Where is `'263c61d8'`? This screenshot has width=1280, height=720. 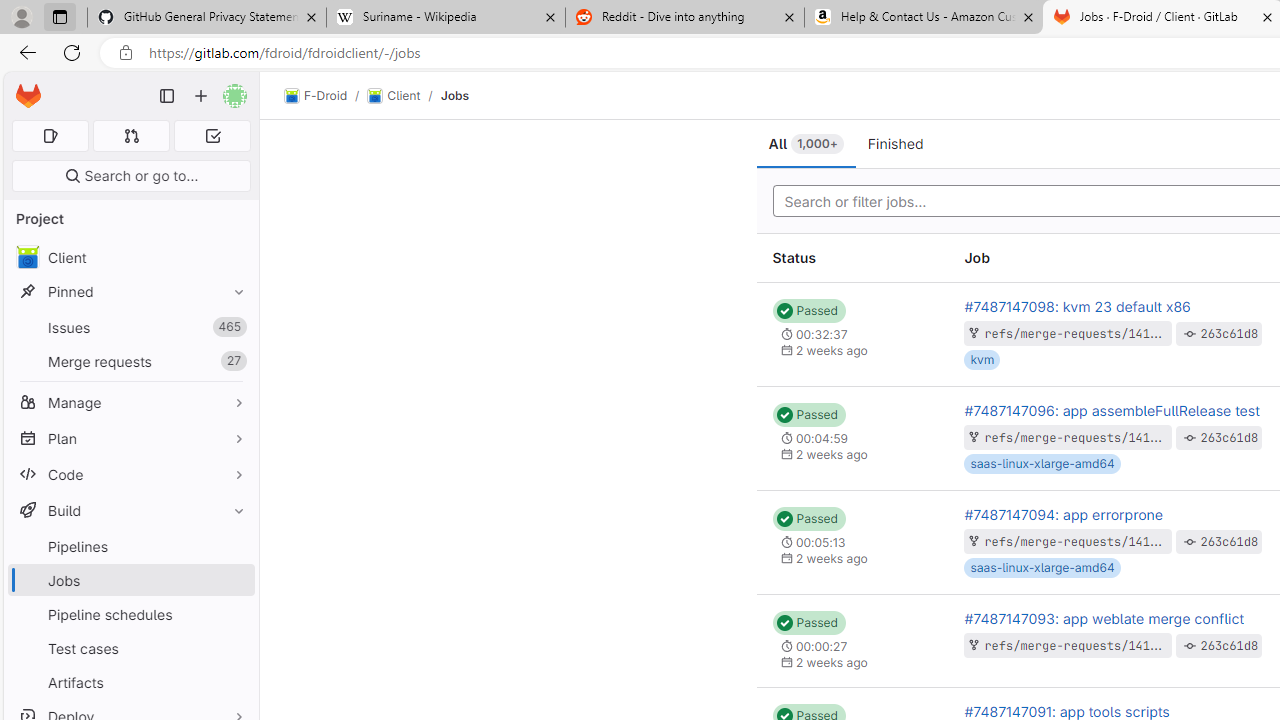
'263c61d8' is located at coordinates (1229, 645).